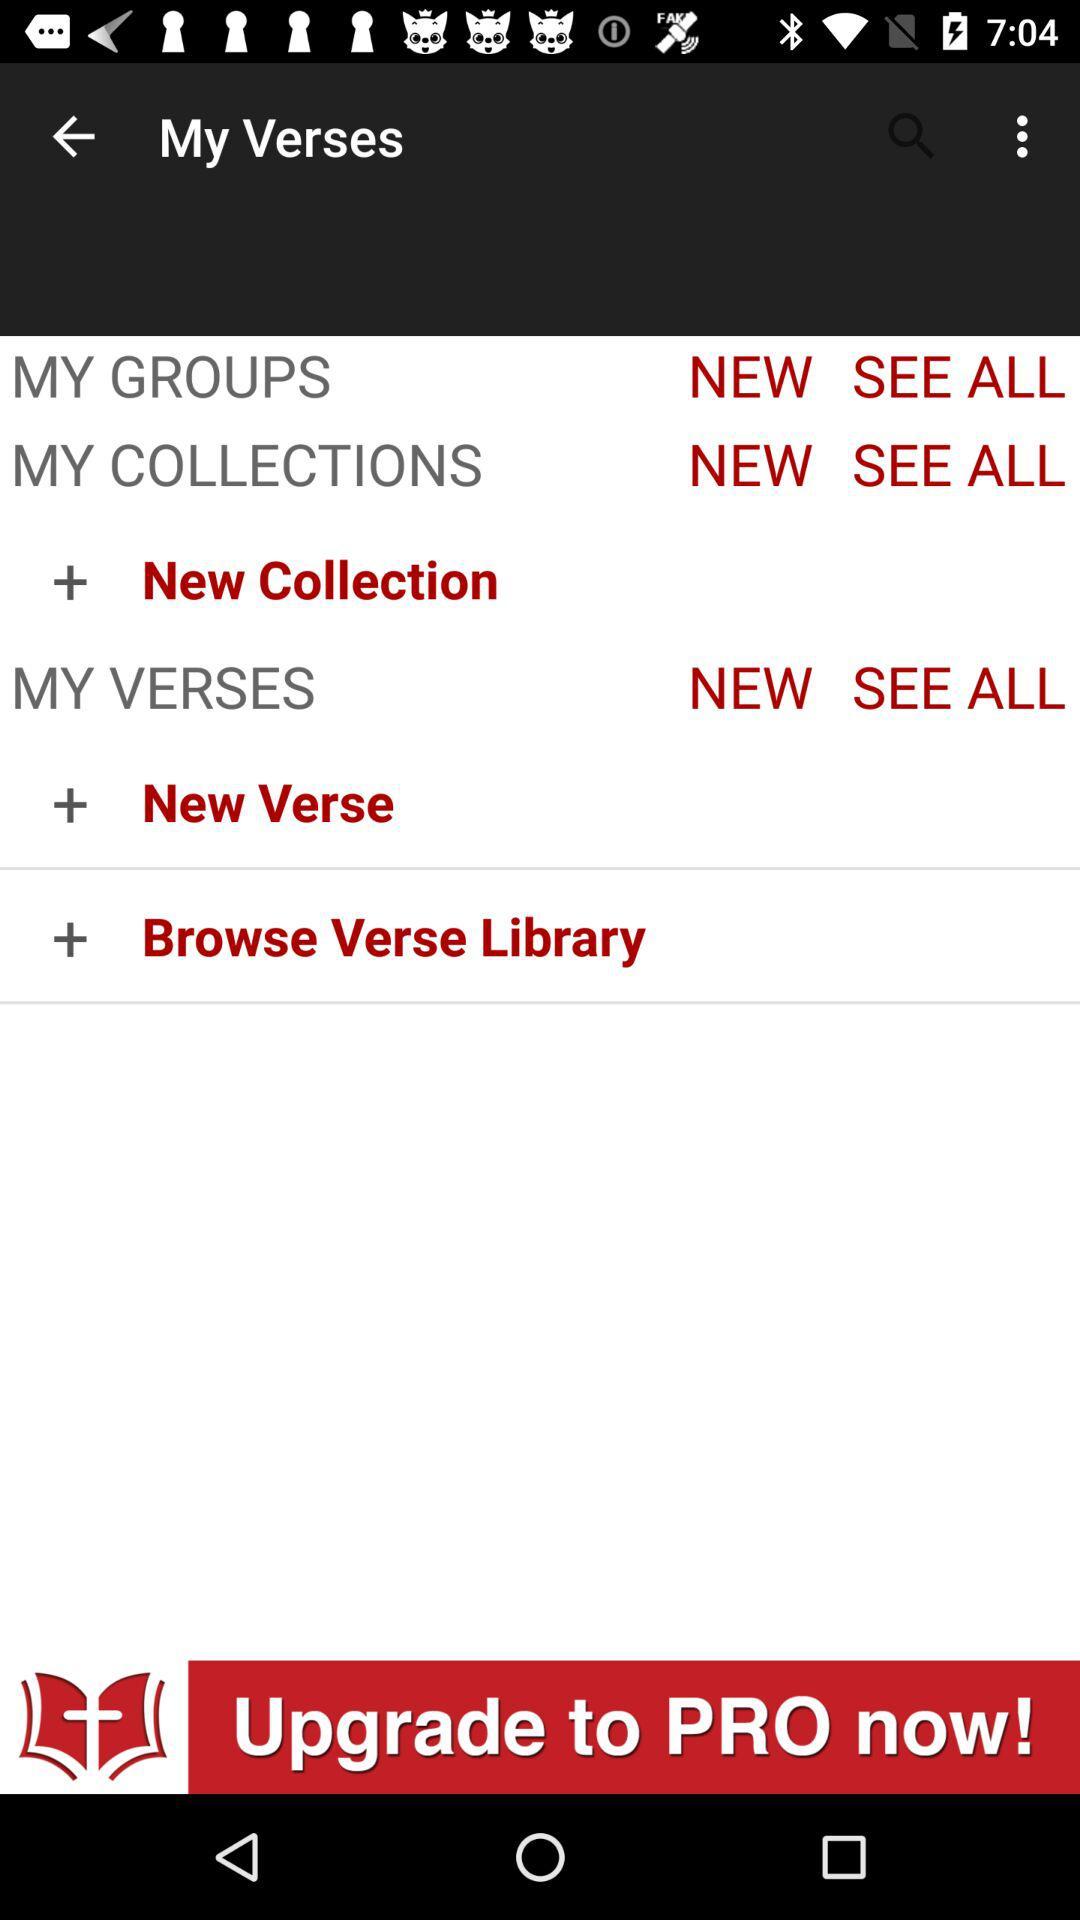  Describe the element at coordinates (609, 577) in the screenshot. I see `item to the right of + icon` at that location.